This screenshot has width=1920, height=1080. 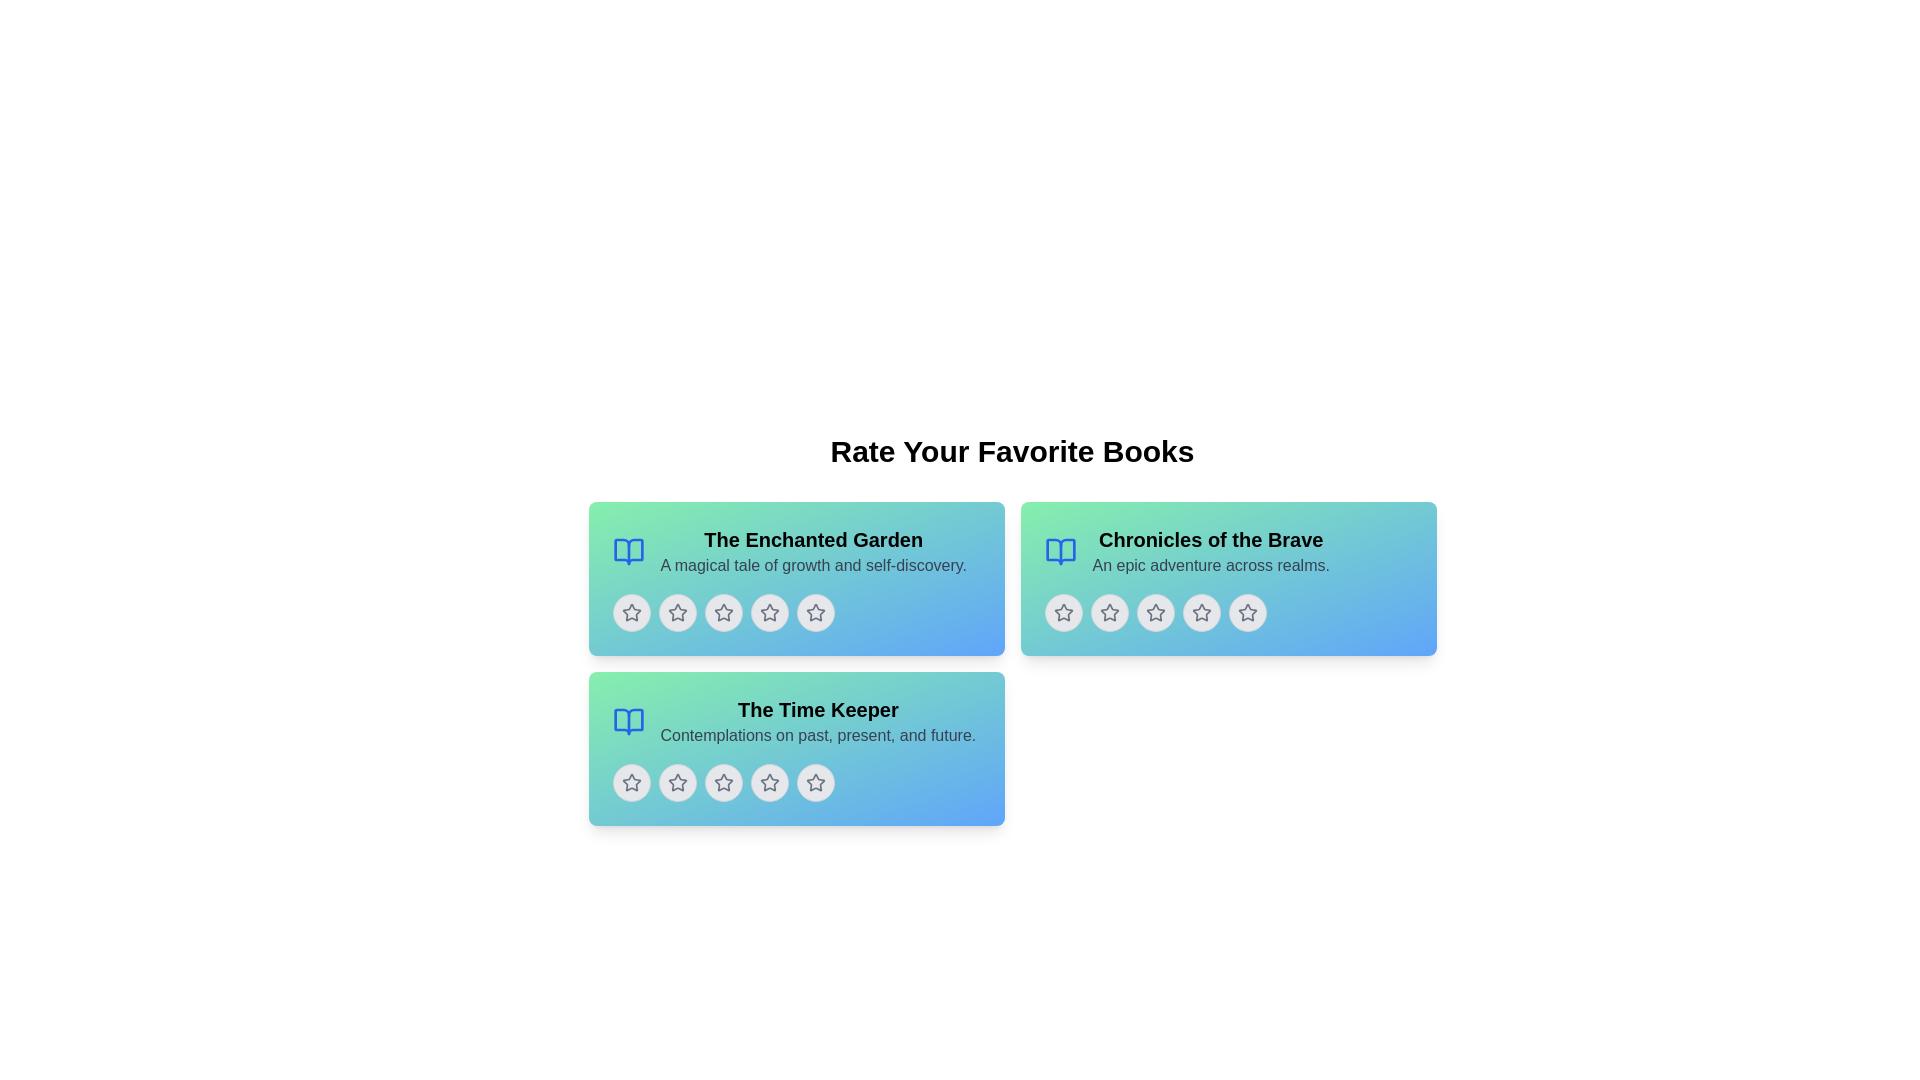 I want to click on the text element displaying the title and subtitle of the book 'The Enchanted Garden', so click(x=813, y=551).